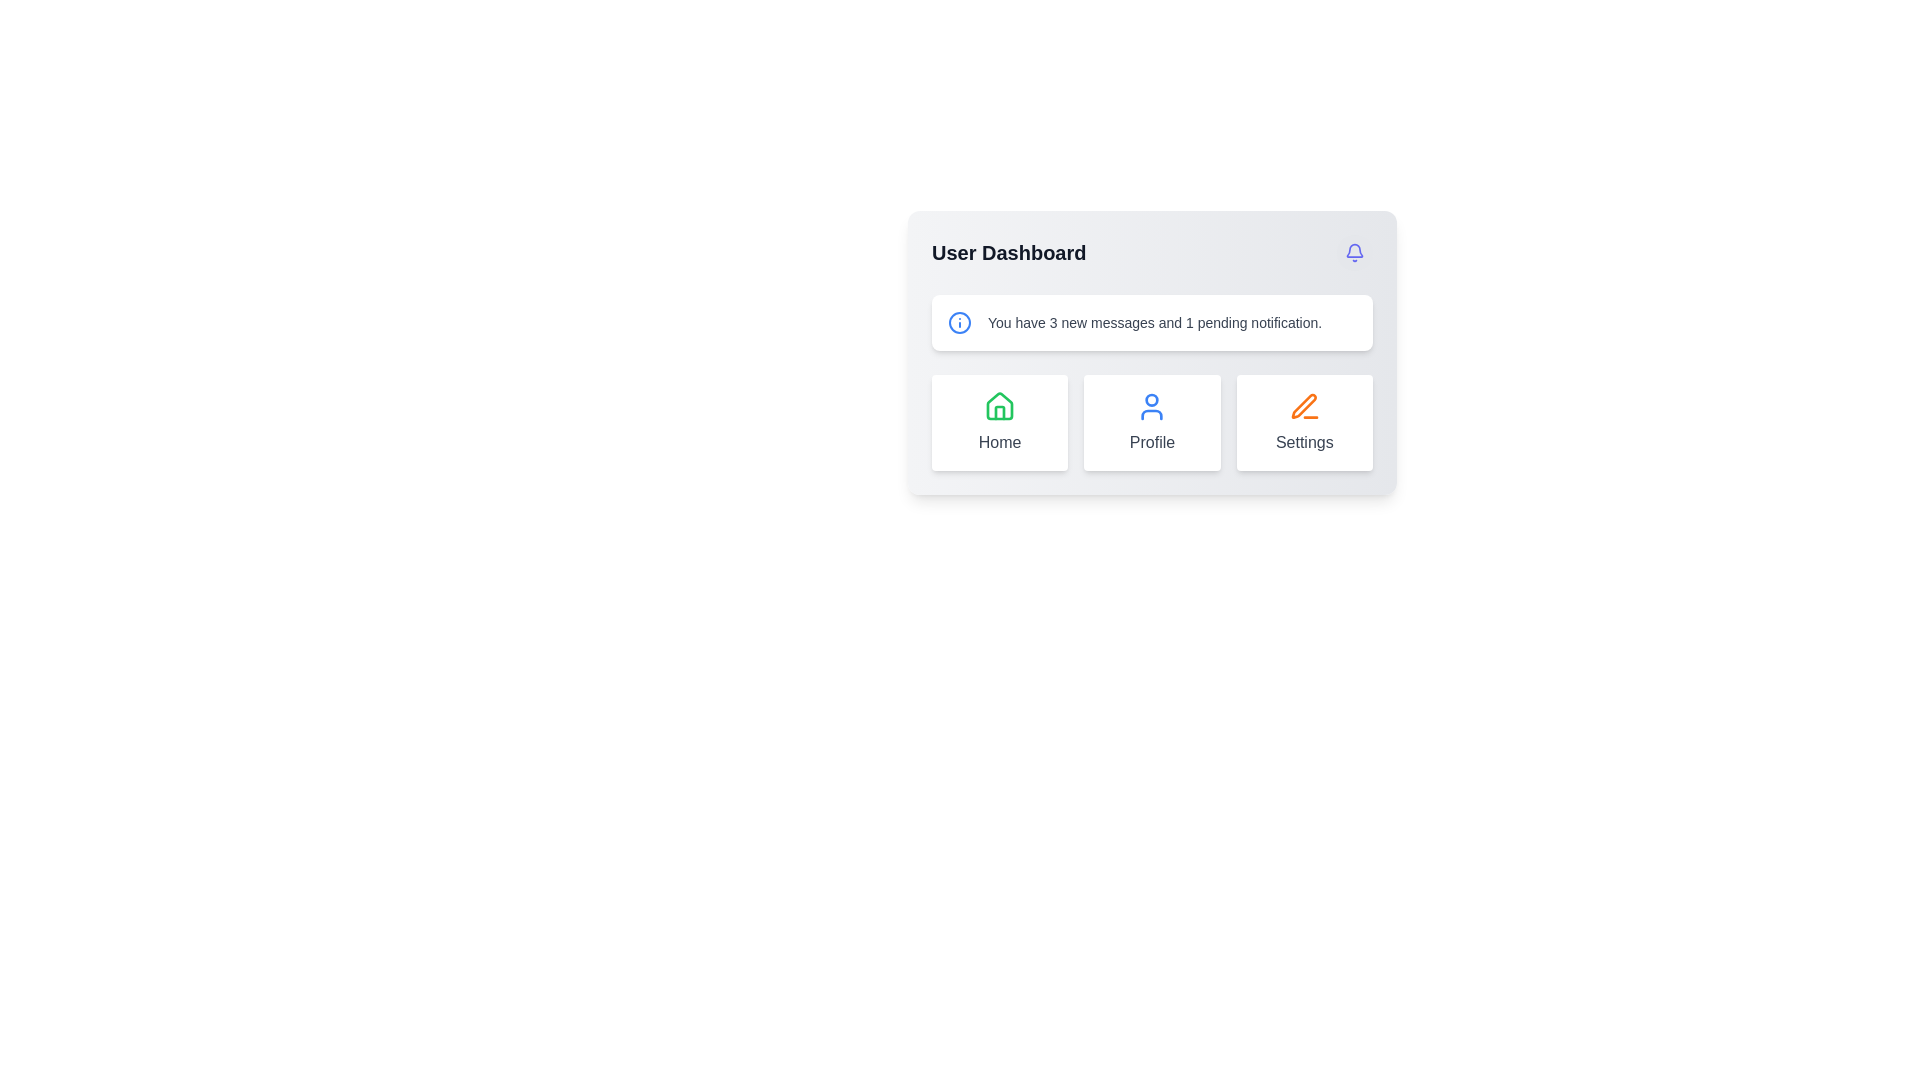  What do you see at coordinates (1009, 252) in the screenshot?
I see `the static text element labeled 'User Dashboard', which is located on the left side of the toolbar-like structure at the top of the card element` at bounding box center [1009, 252].